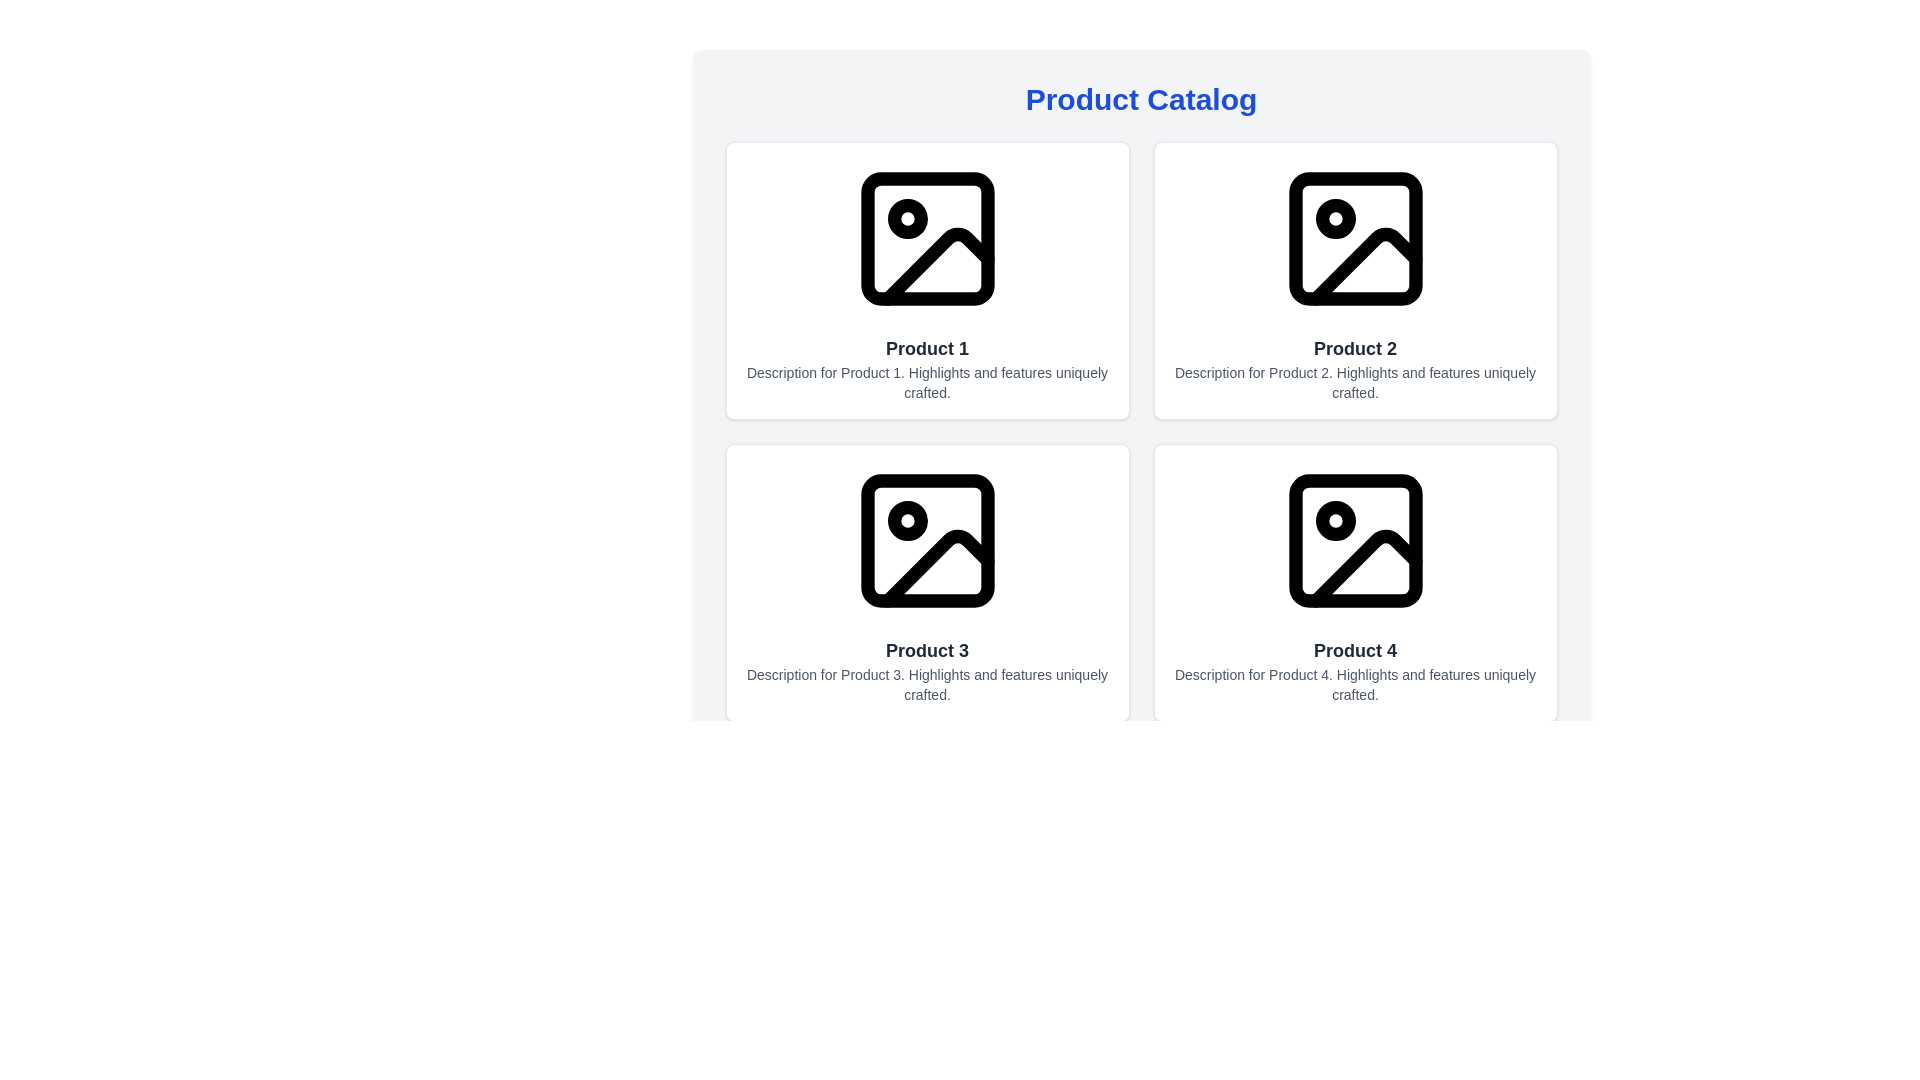 This screenshot has height=1080, width=1920. What do you see at coordinates (1355, 651) in the screenshot?
I see `on the text label that identifies 'Product 4' in the bottom-right corner of the card layout` at bounding box center [1355, 651].